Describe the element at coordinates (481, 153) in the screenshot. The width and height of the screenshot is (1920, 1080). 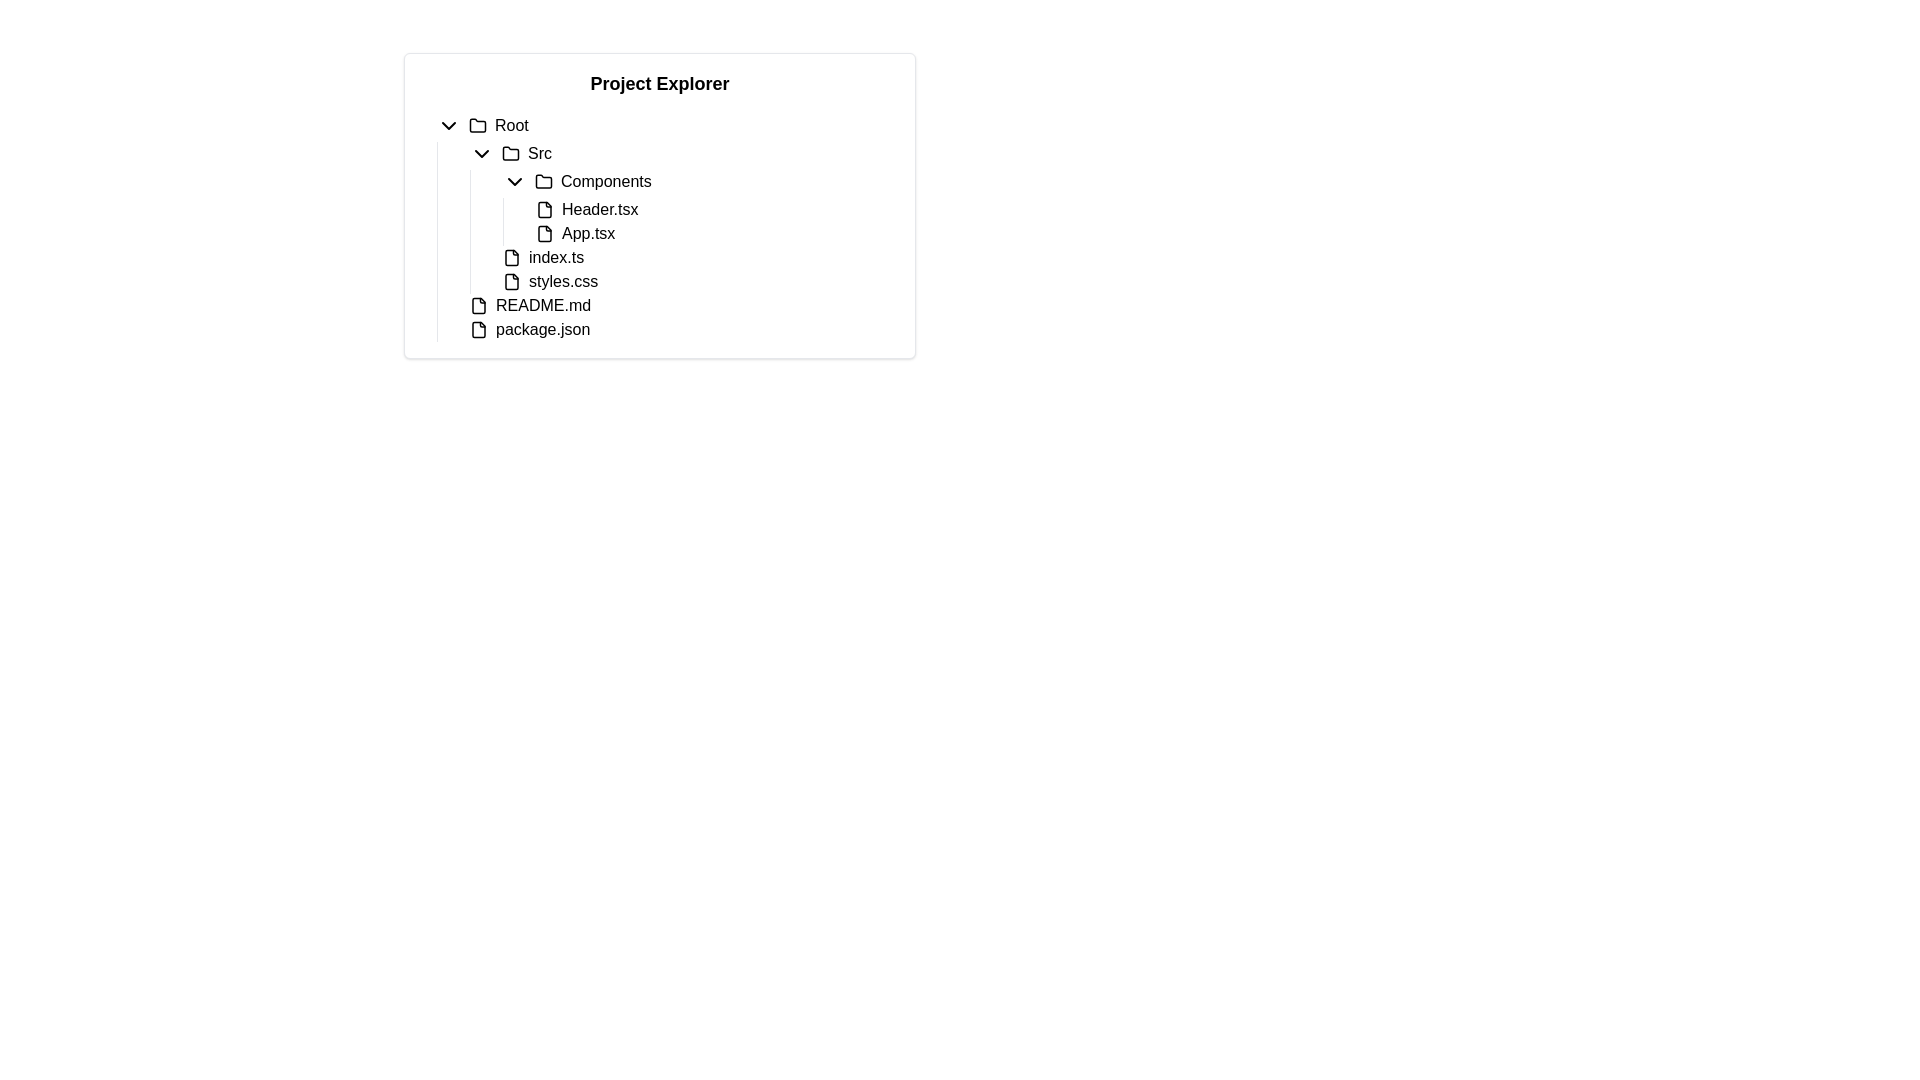
I see `the downward-pointing chevron icon located to the left of the 'Src' folder in the project explorer` at that location.